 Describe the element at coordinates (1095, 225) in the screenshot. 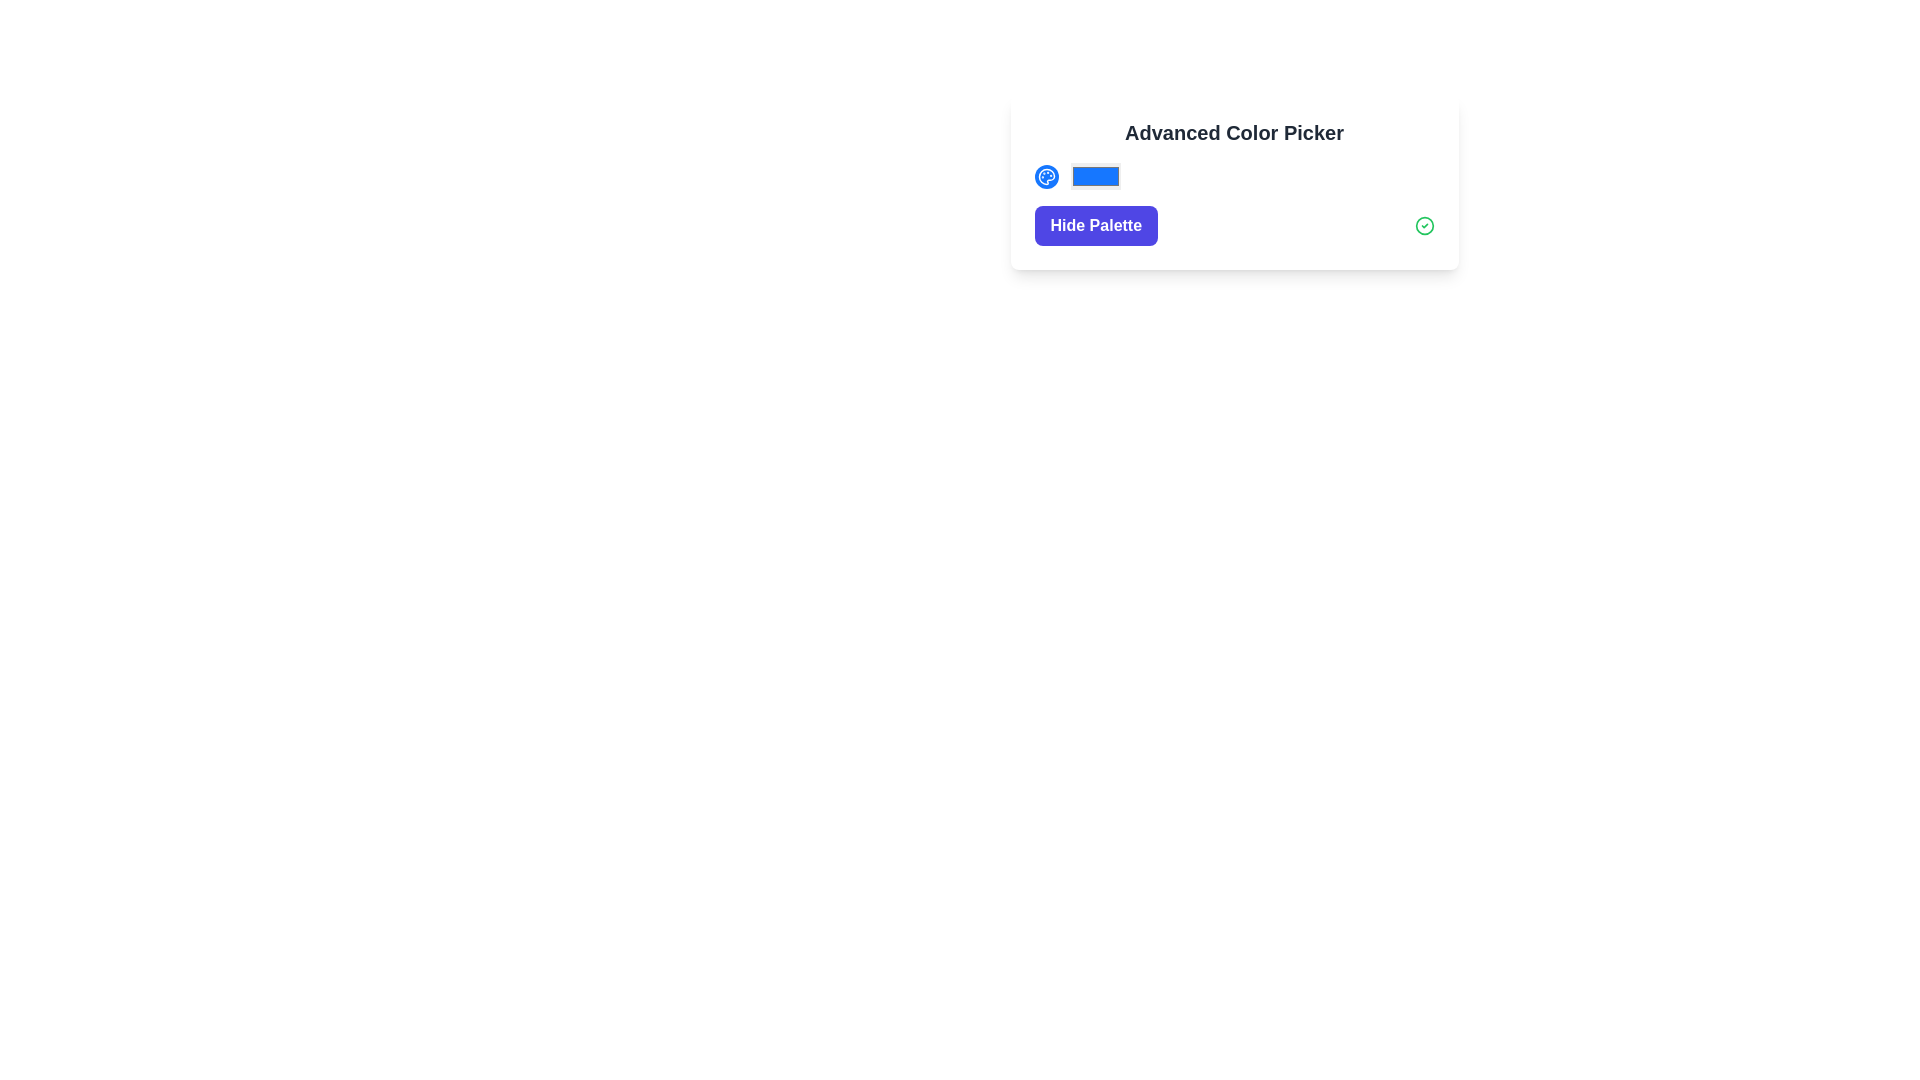

I see `the 'Hide Palette' button with a blue background and white text` at that location.